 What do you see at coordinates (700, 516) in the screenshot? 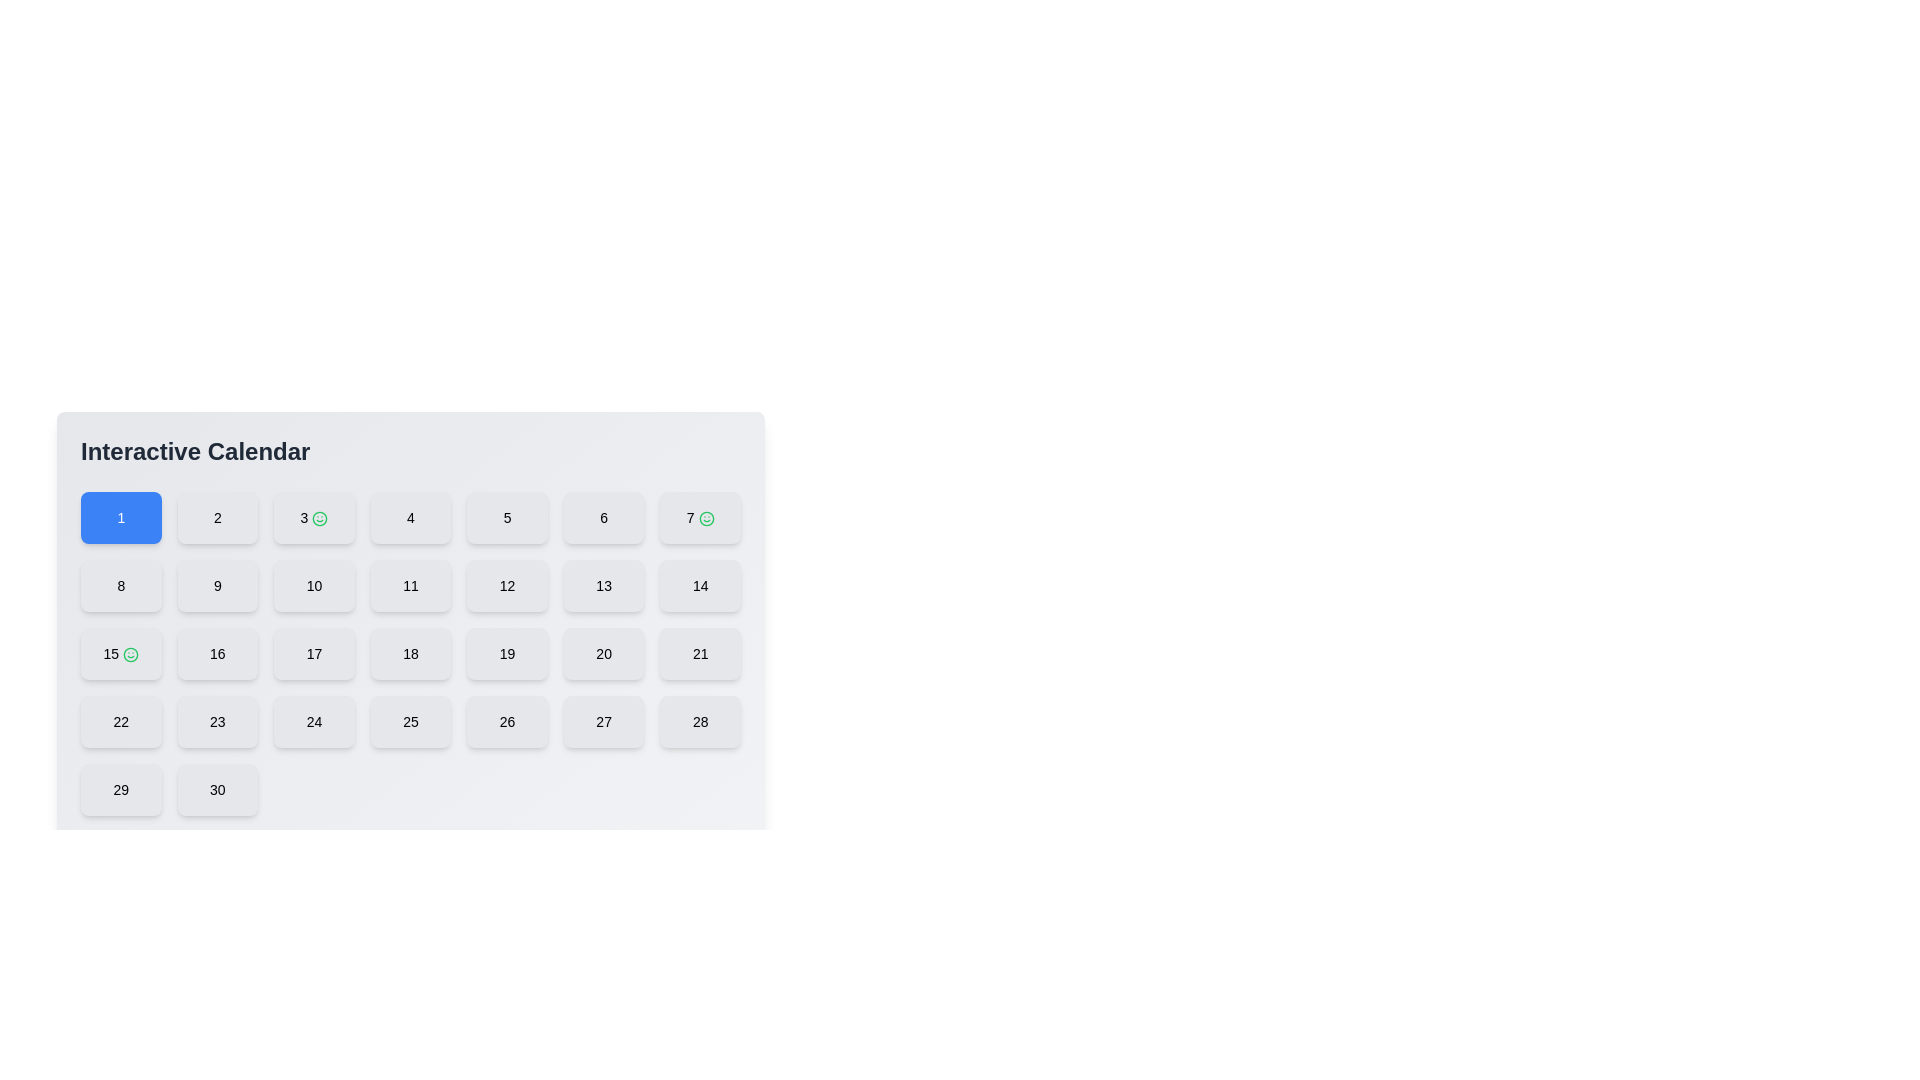
I see `the selectable day button` at bounding box center [700, 516].